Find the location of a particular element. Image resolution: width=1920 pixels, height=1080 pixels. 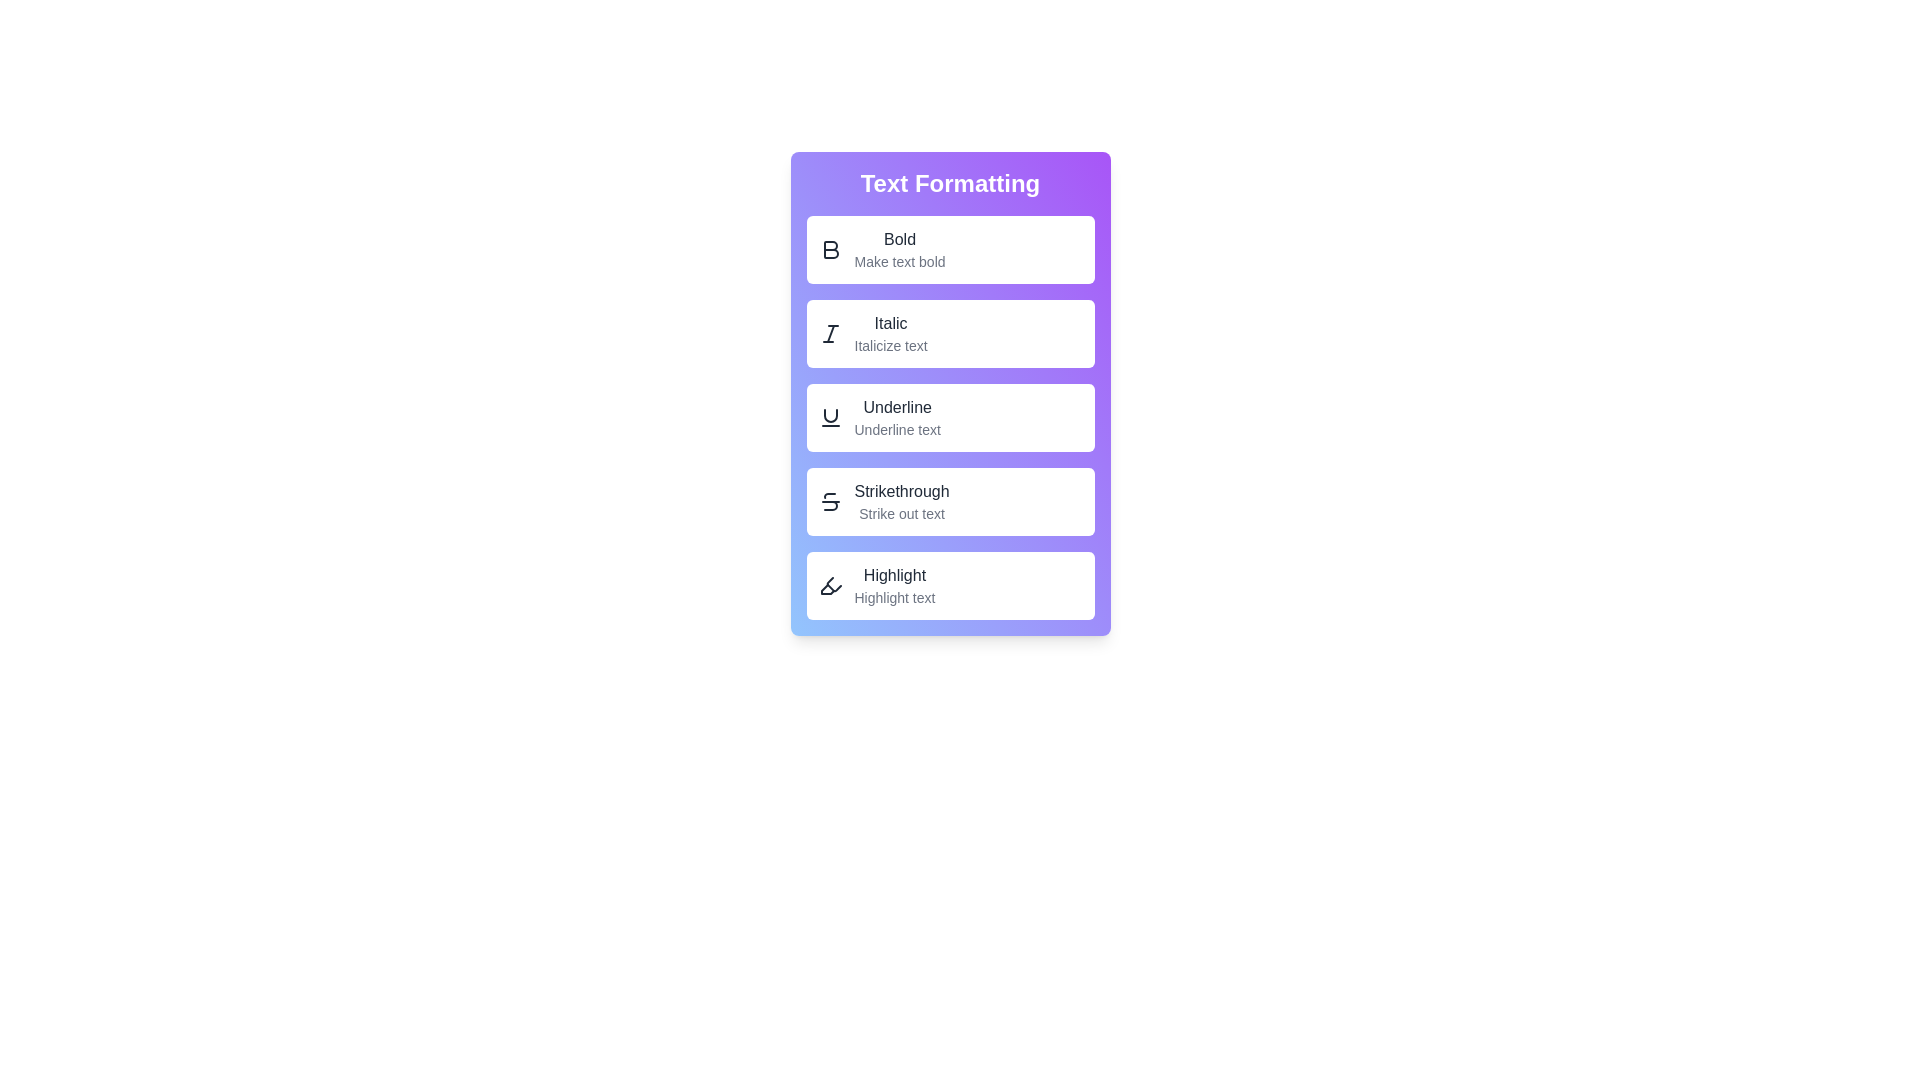

the 'Underline' button in the TextFormattingMenu component is located at coordinates (949, 416).